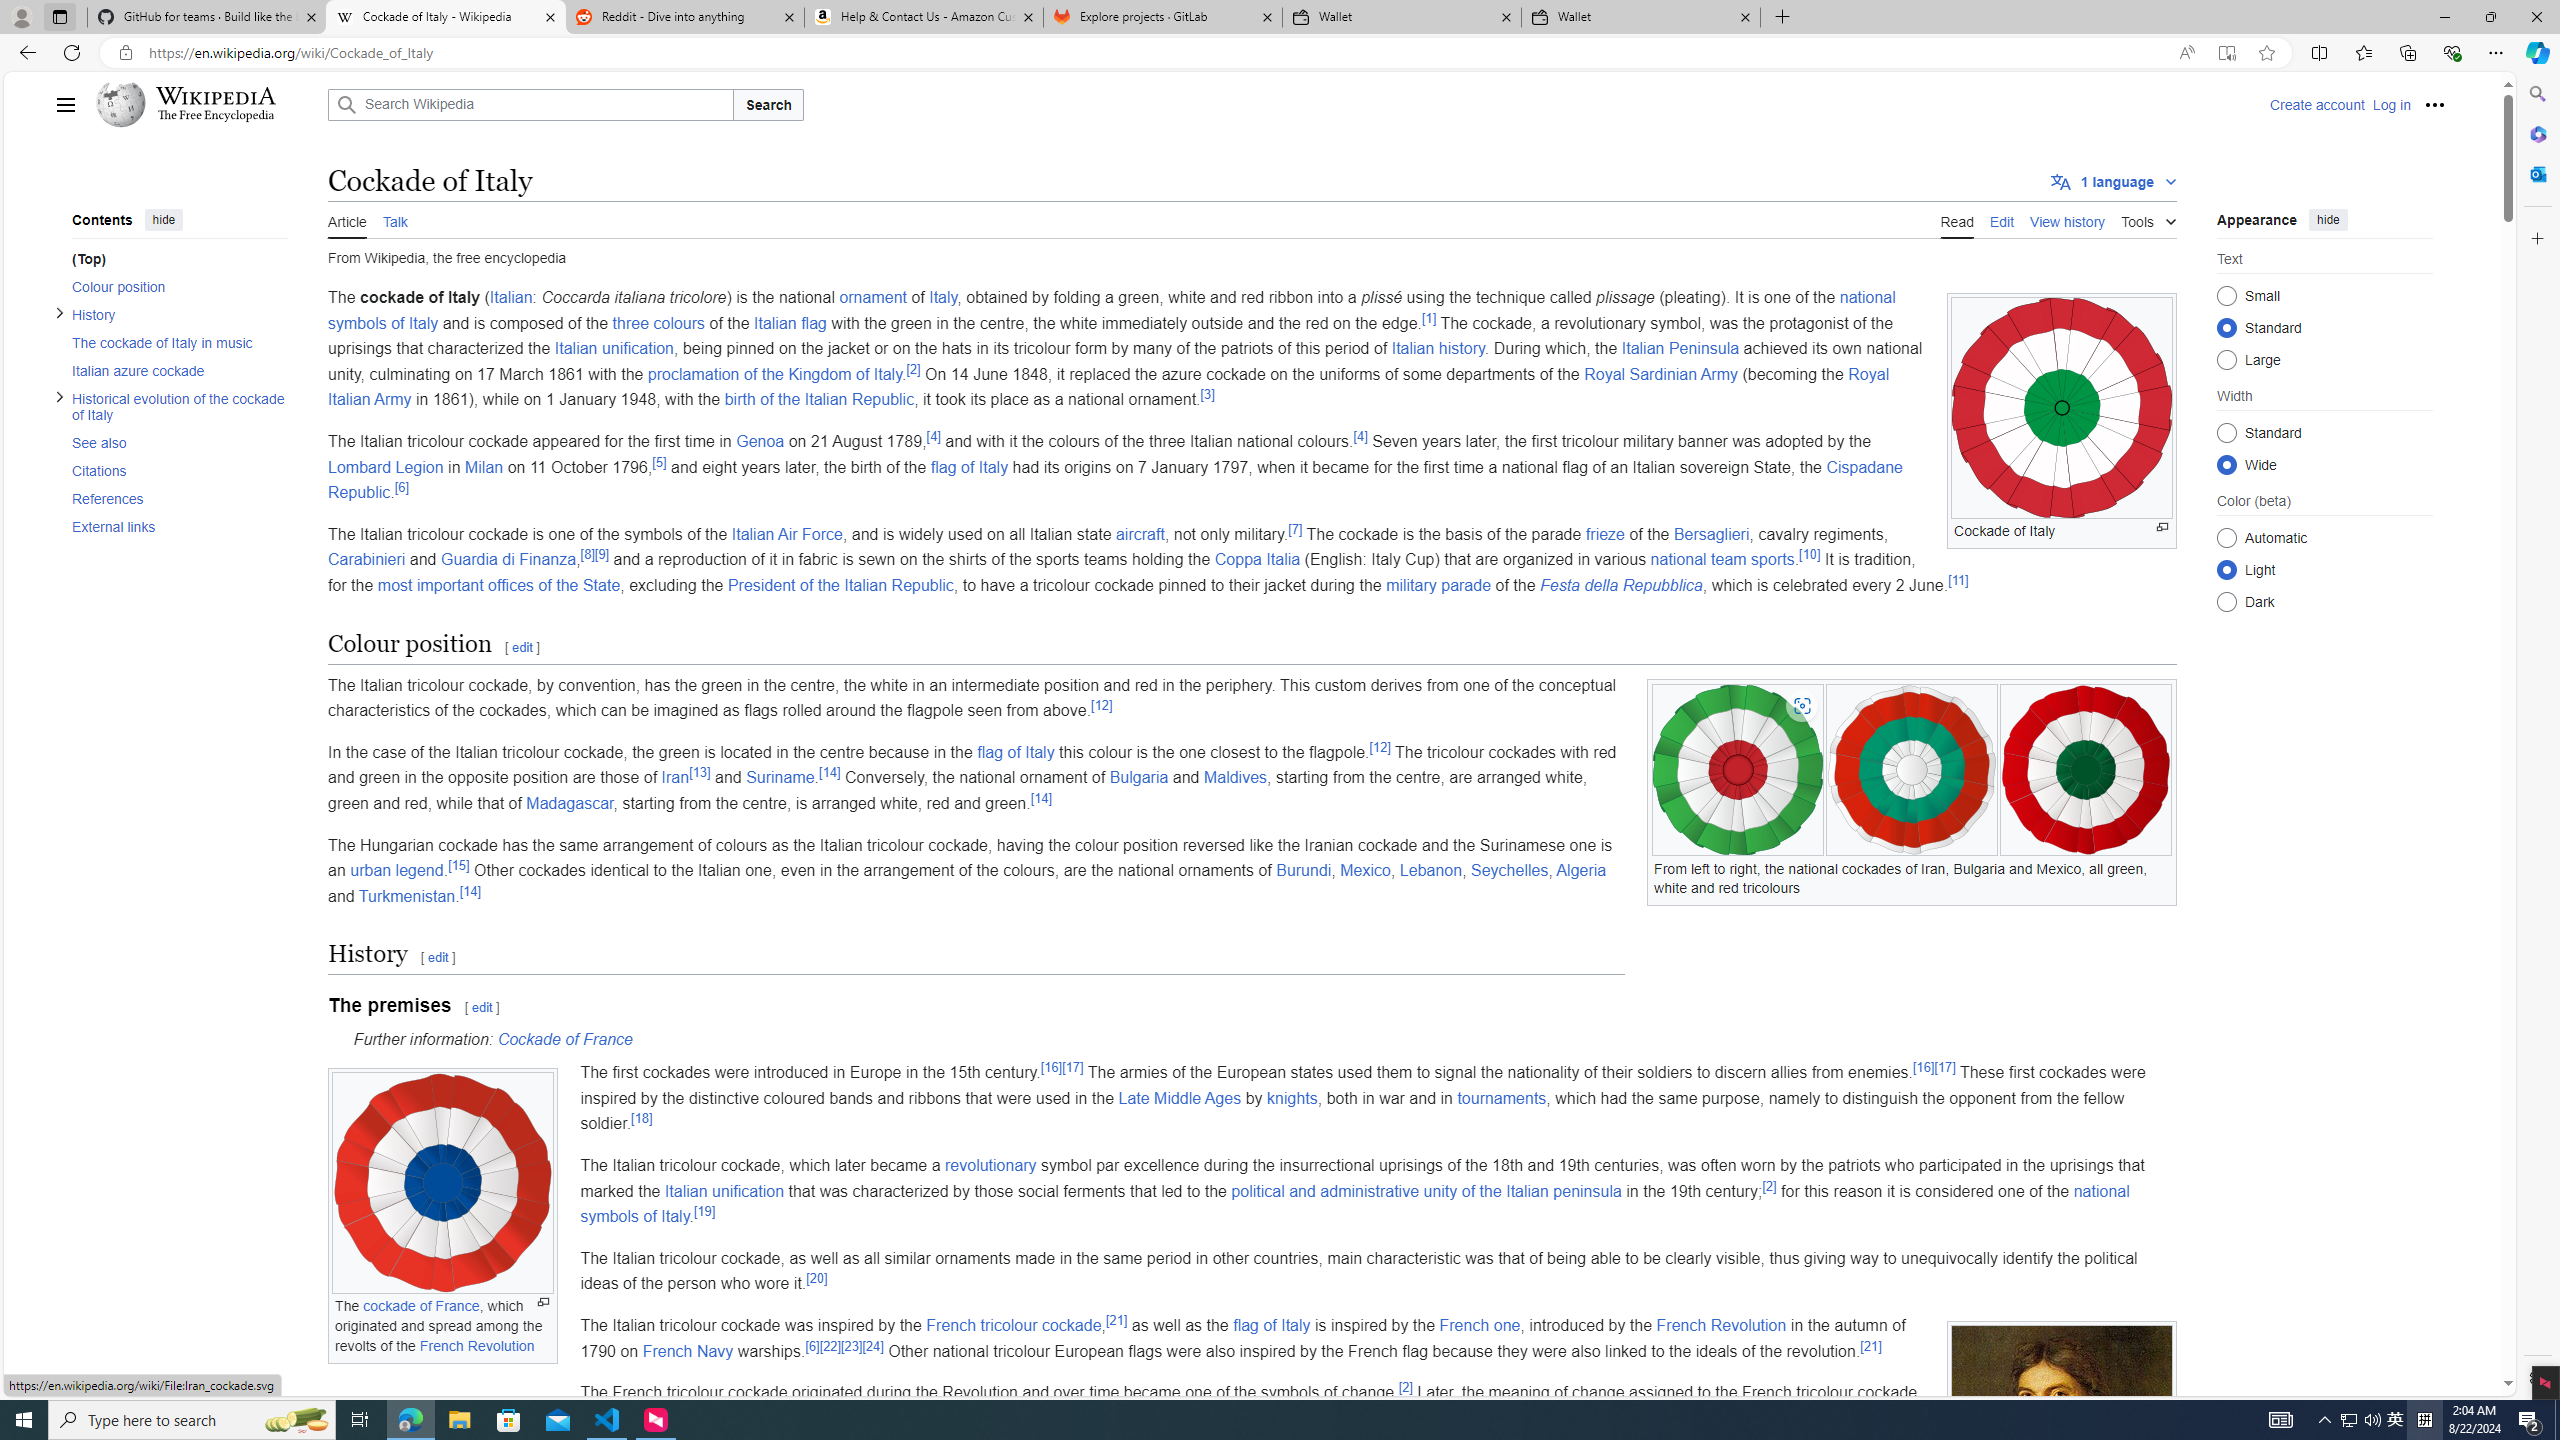 The height and width of the screenshot is (1440, 2560). I want to click on 'See also', so click(171, 441).